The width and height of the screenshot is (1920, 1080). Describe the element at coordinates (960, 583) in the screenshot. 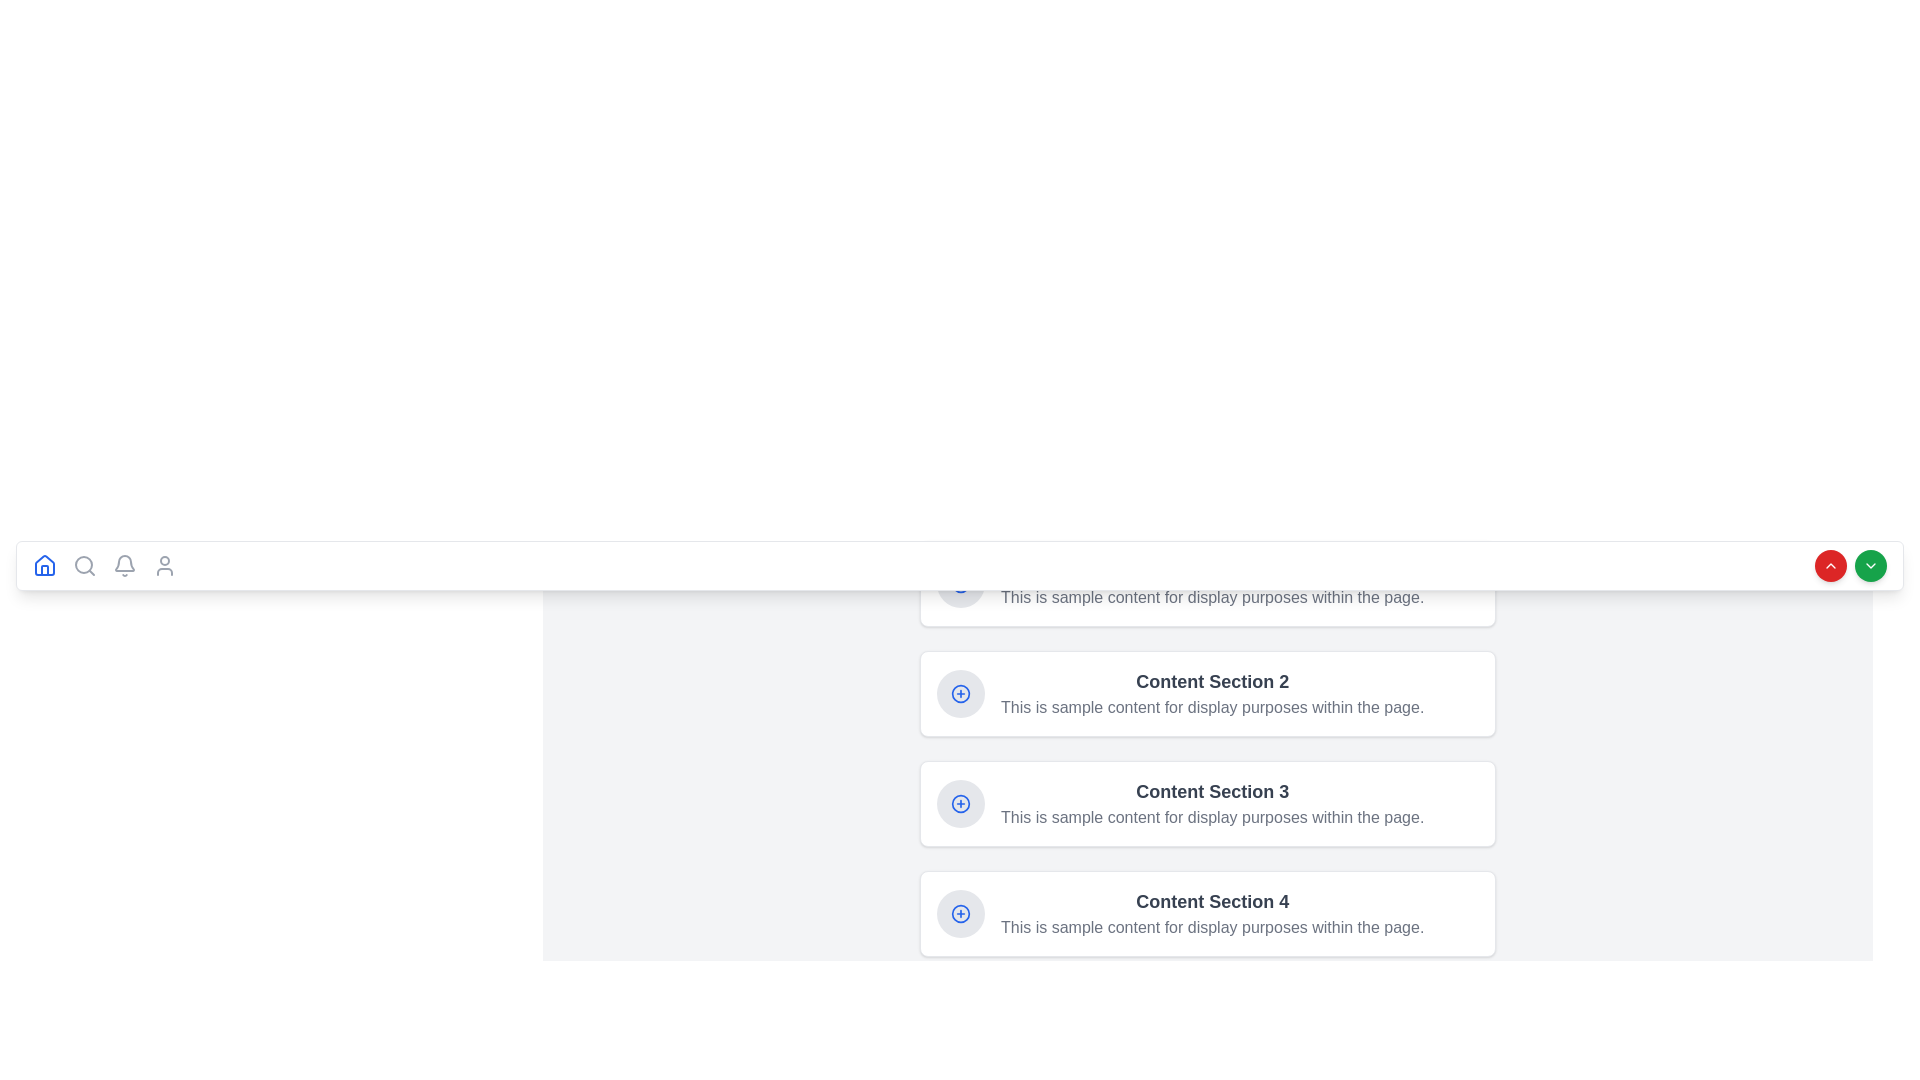

I see `the blue circular icon button with a plus symbol (+) to initiate an add action in the content section labeled 'Content Section 1'` at that location.